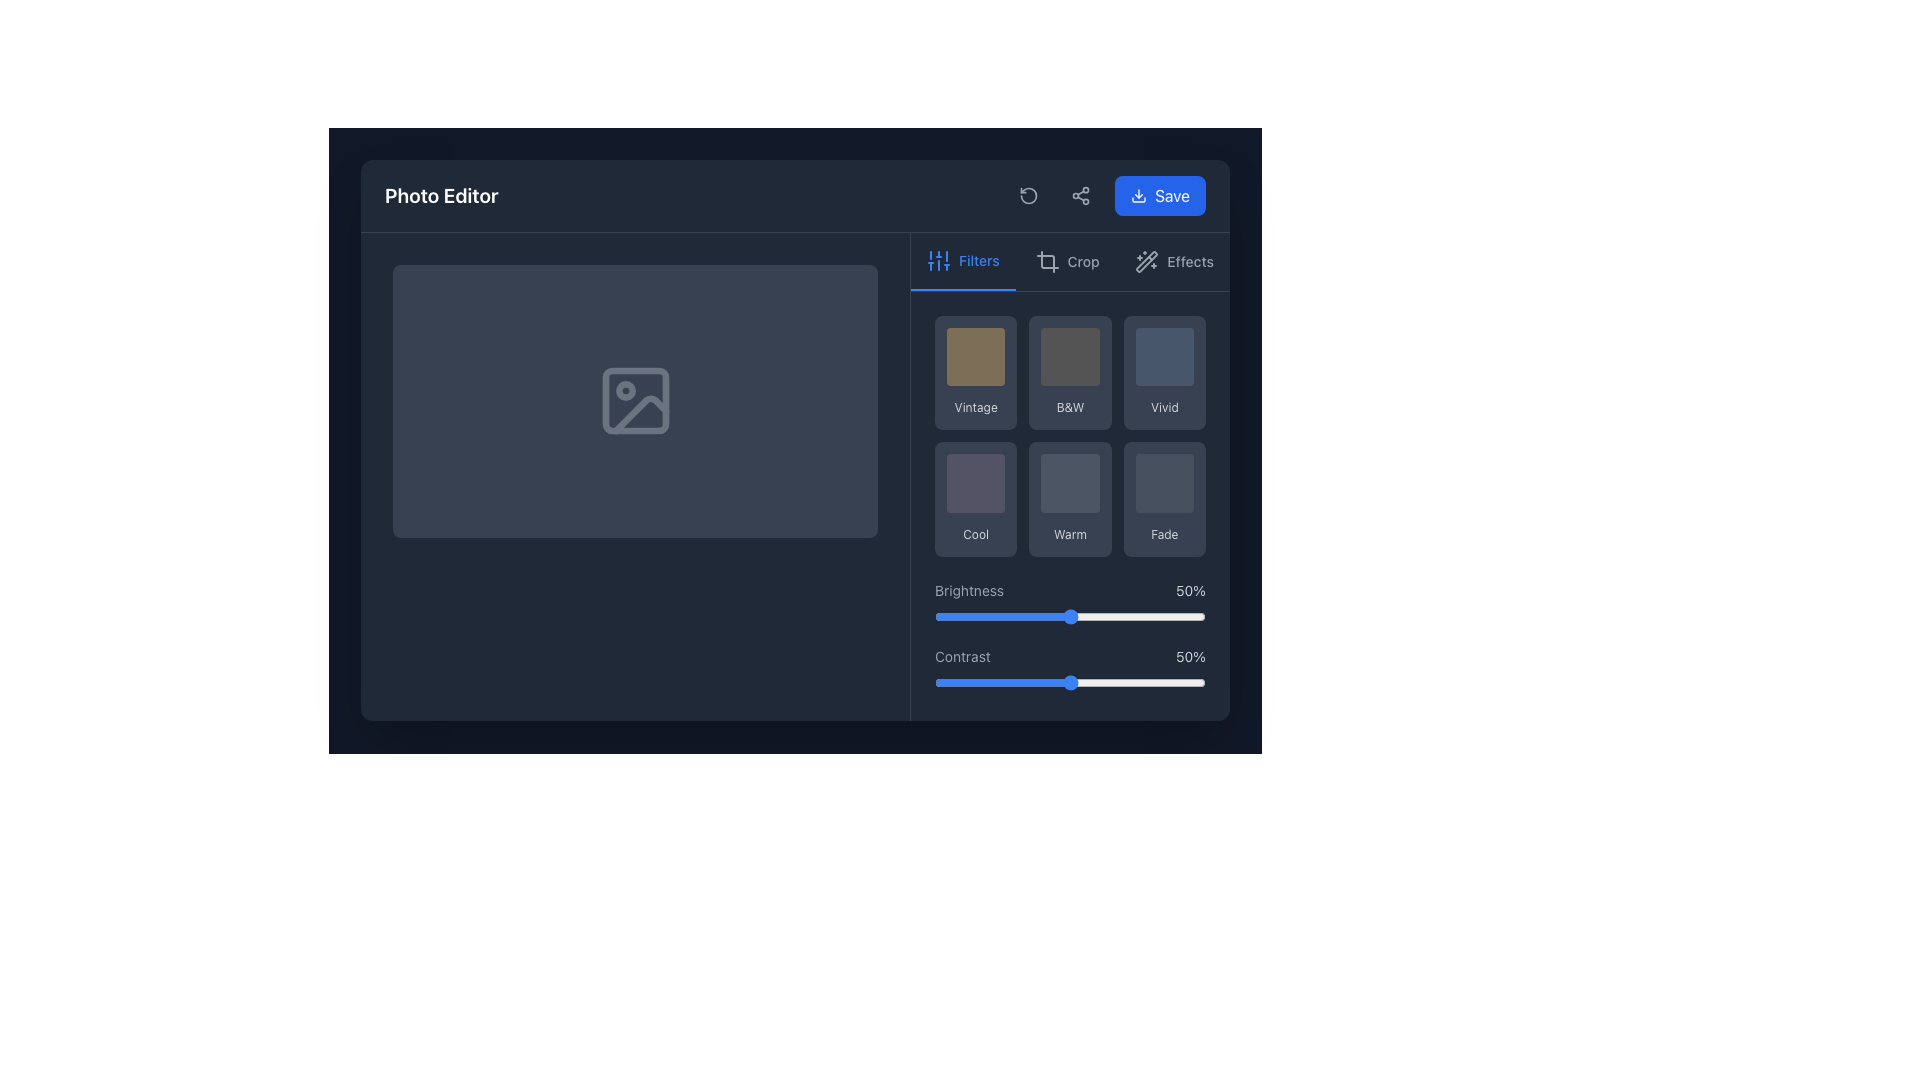 The image size is (1920, 1080). Describe the element at coordinates (938, 260) in the screenshot. I see `the vertical sliders icon located in the top-left corner of the settings section, adjacent to the 'Filters' label` at that location.